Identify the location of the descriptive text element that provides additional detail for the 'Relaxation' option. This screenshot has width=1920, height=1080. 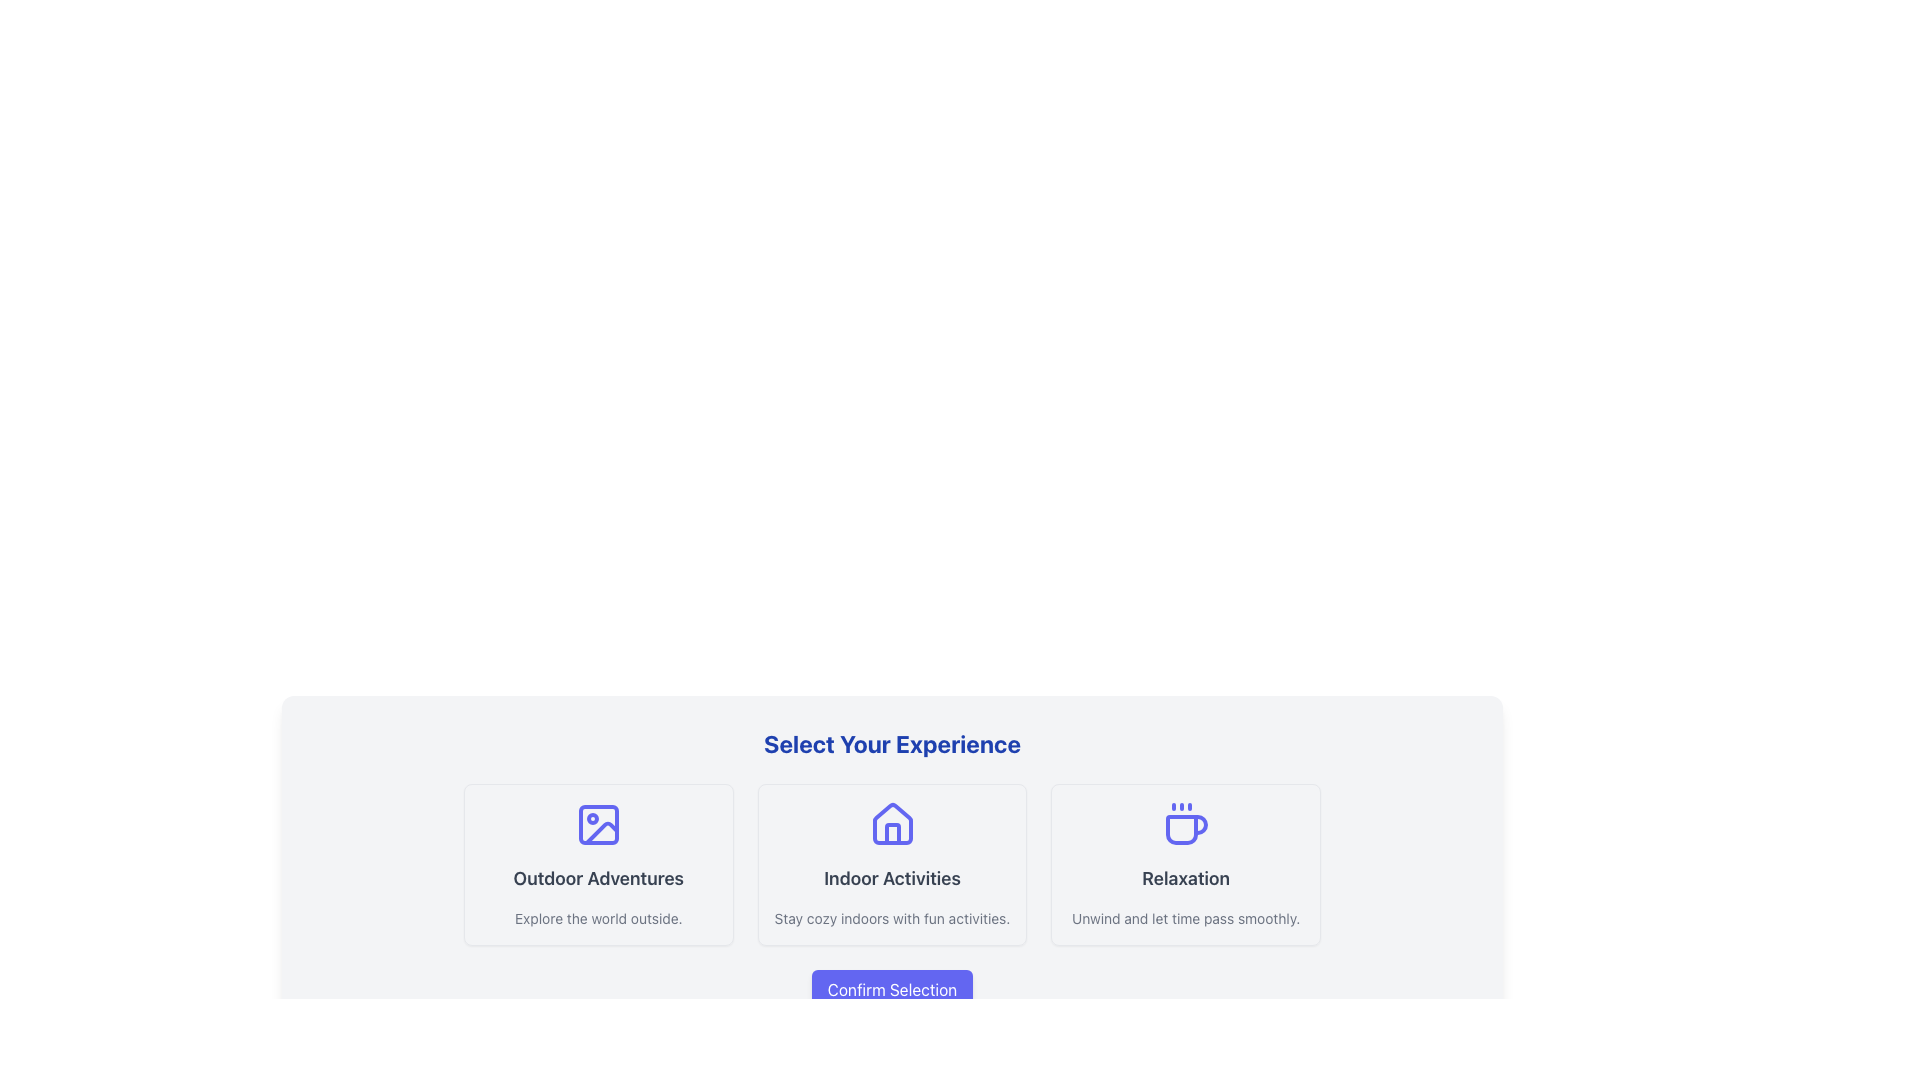
(1185, 918).